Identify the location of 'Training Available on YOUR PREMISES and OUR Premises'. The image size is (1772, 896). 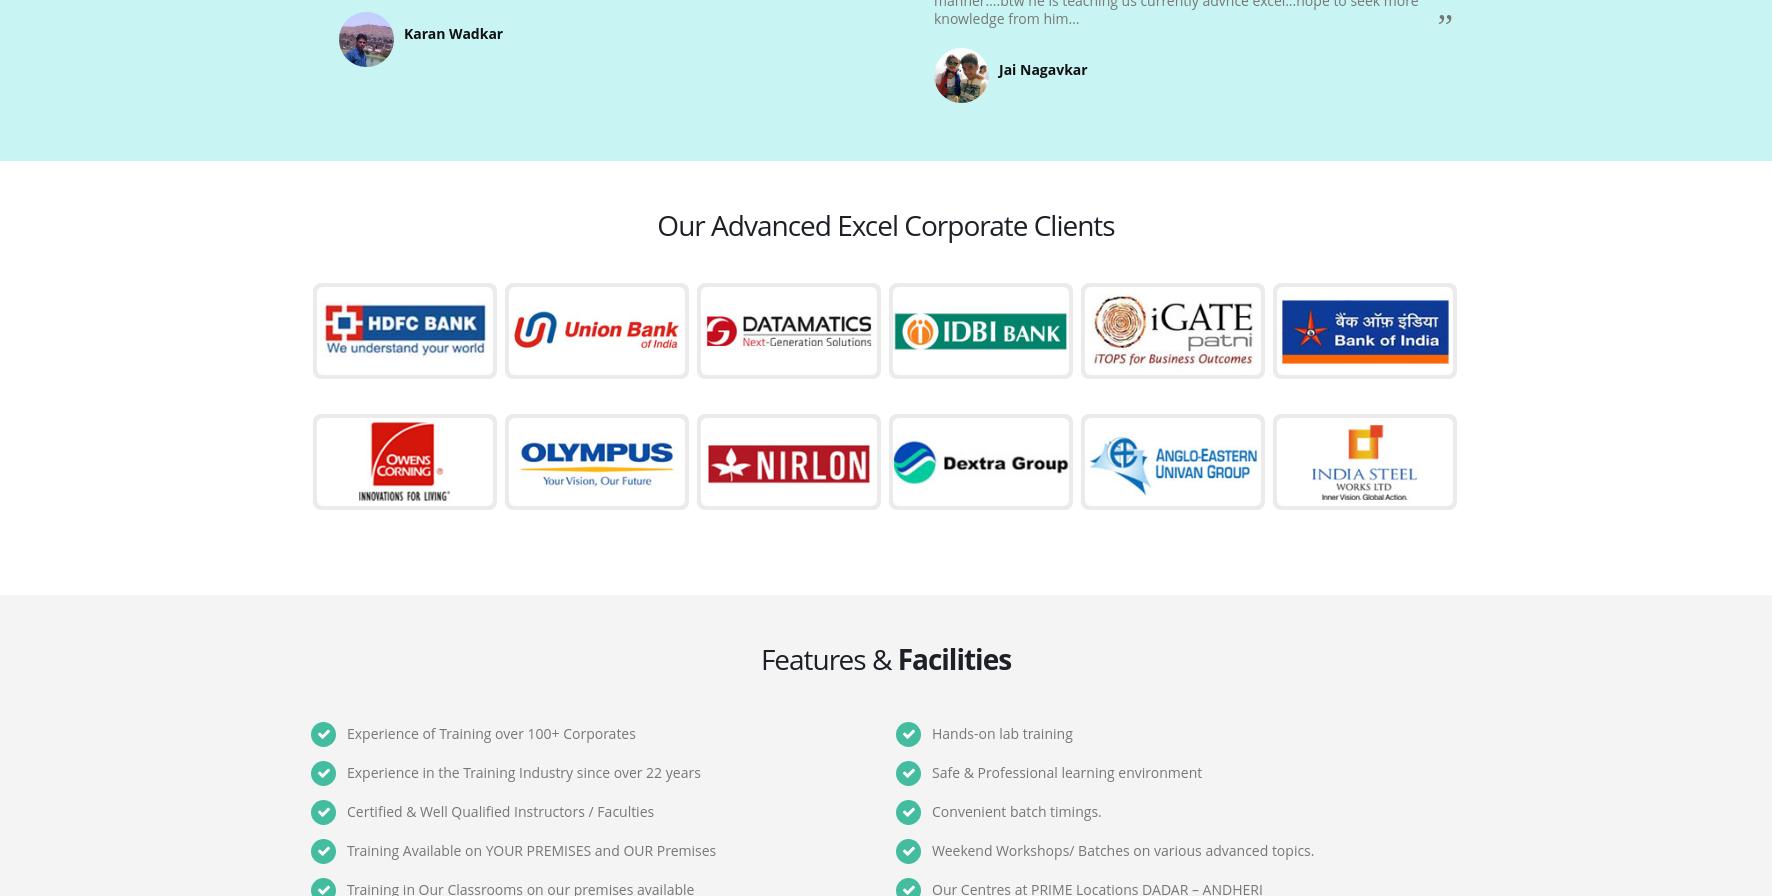
(530, 850).